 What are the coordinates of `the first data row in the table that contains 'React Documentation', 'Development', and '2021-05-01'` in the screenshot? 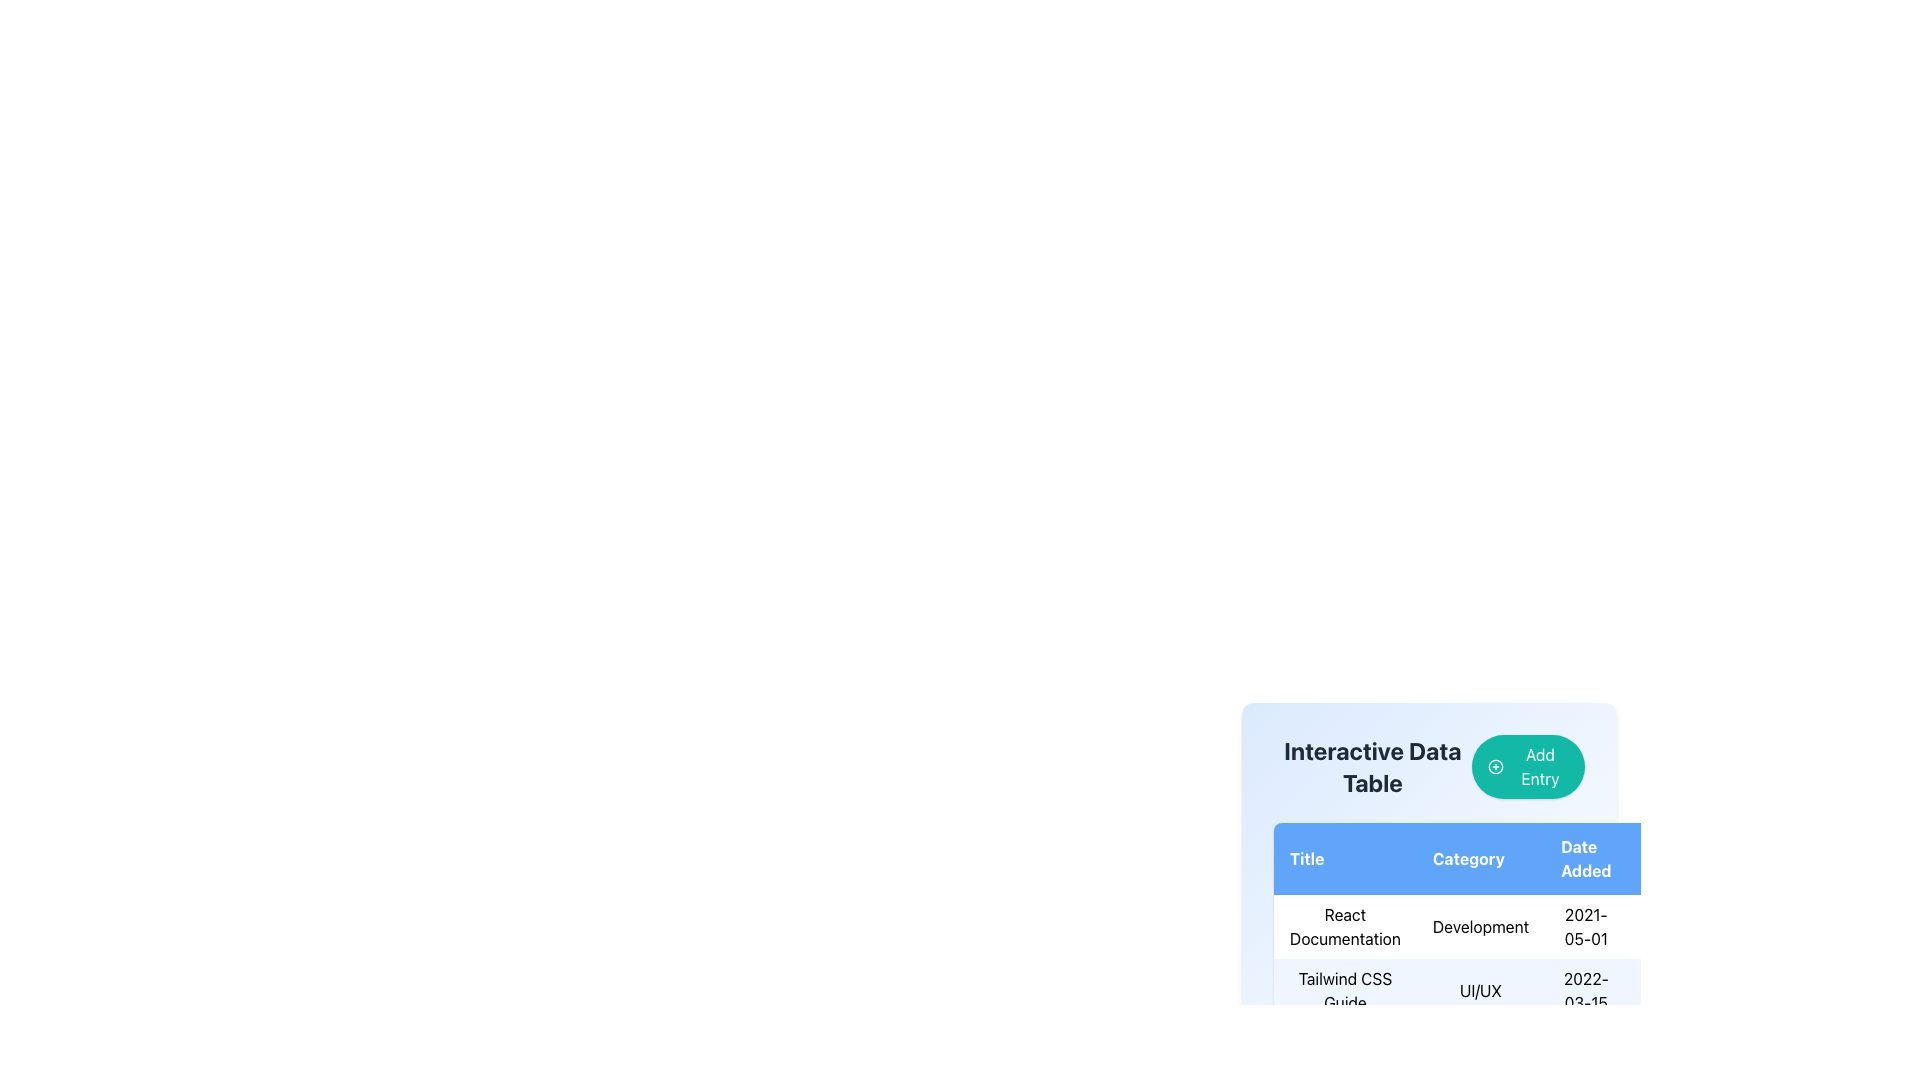 It's located at (1496, 926).